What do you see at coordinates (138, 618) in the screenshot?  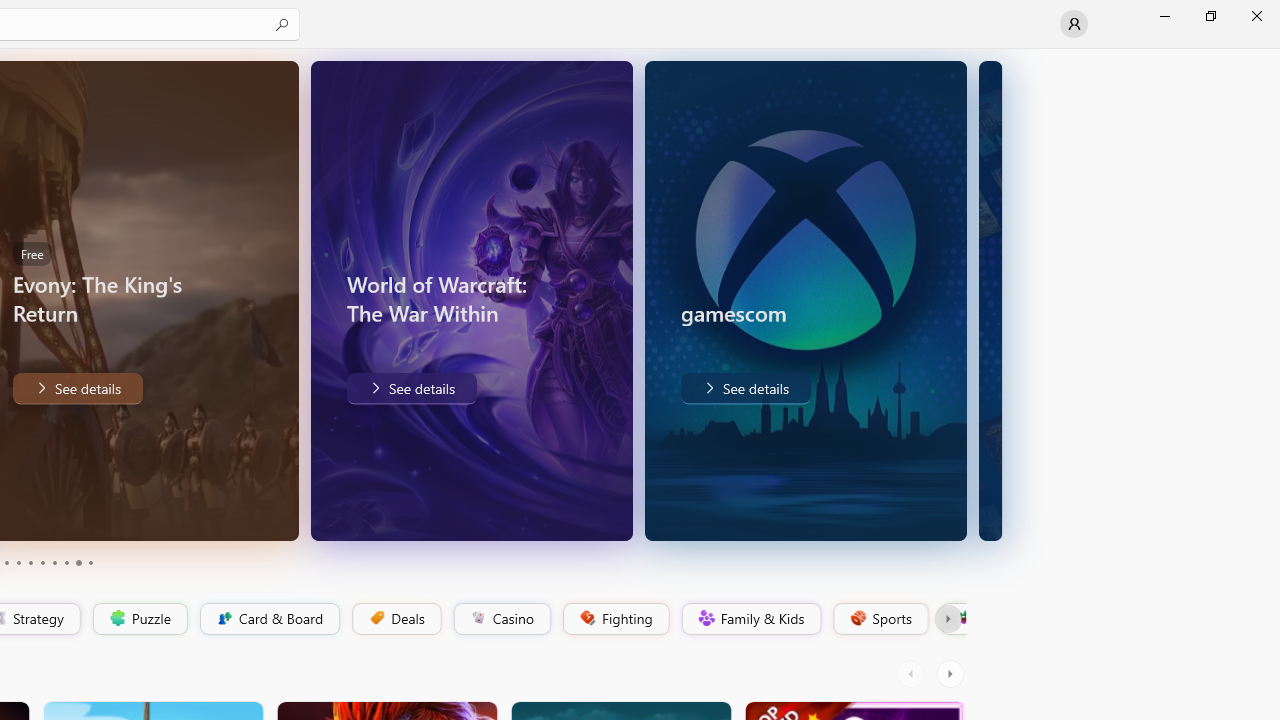 I see `'Puzzle'` at bounding box center [138, 618].